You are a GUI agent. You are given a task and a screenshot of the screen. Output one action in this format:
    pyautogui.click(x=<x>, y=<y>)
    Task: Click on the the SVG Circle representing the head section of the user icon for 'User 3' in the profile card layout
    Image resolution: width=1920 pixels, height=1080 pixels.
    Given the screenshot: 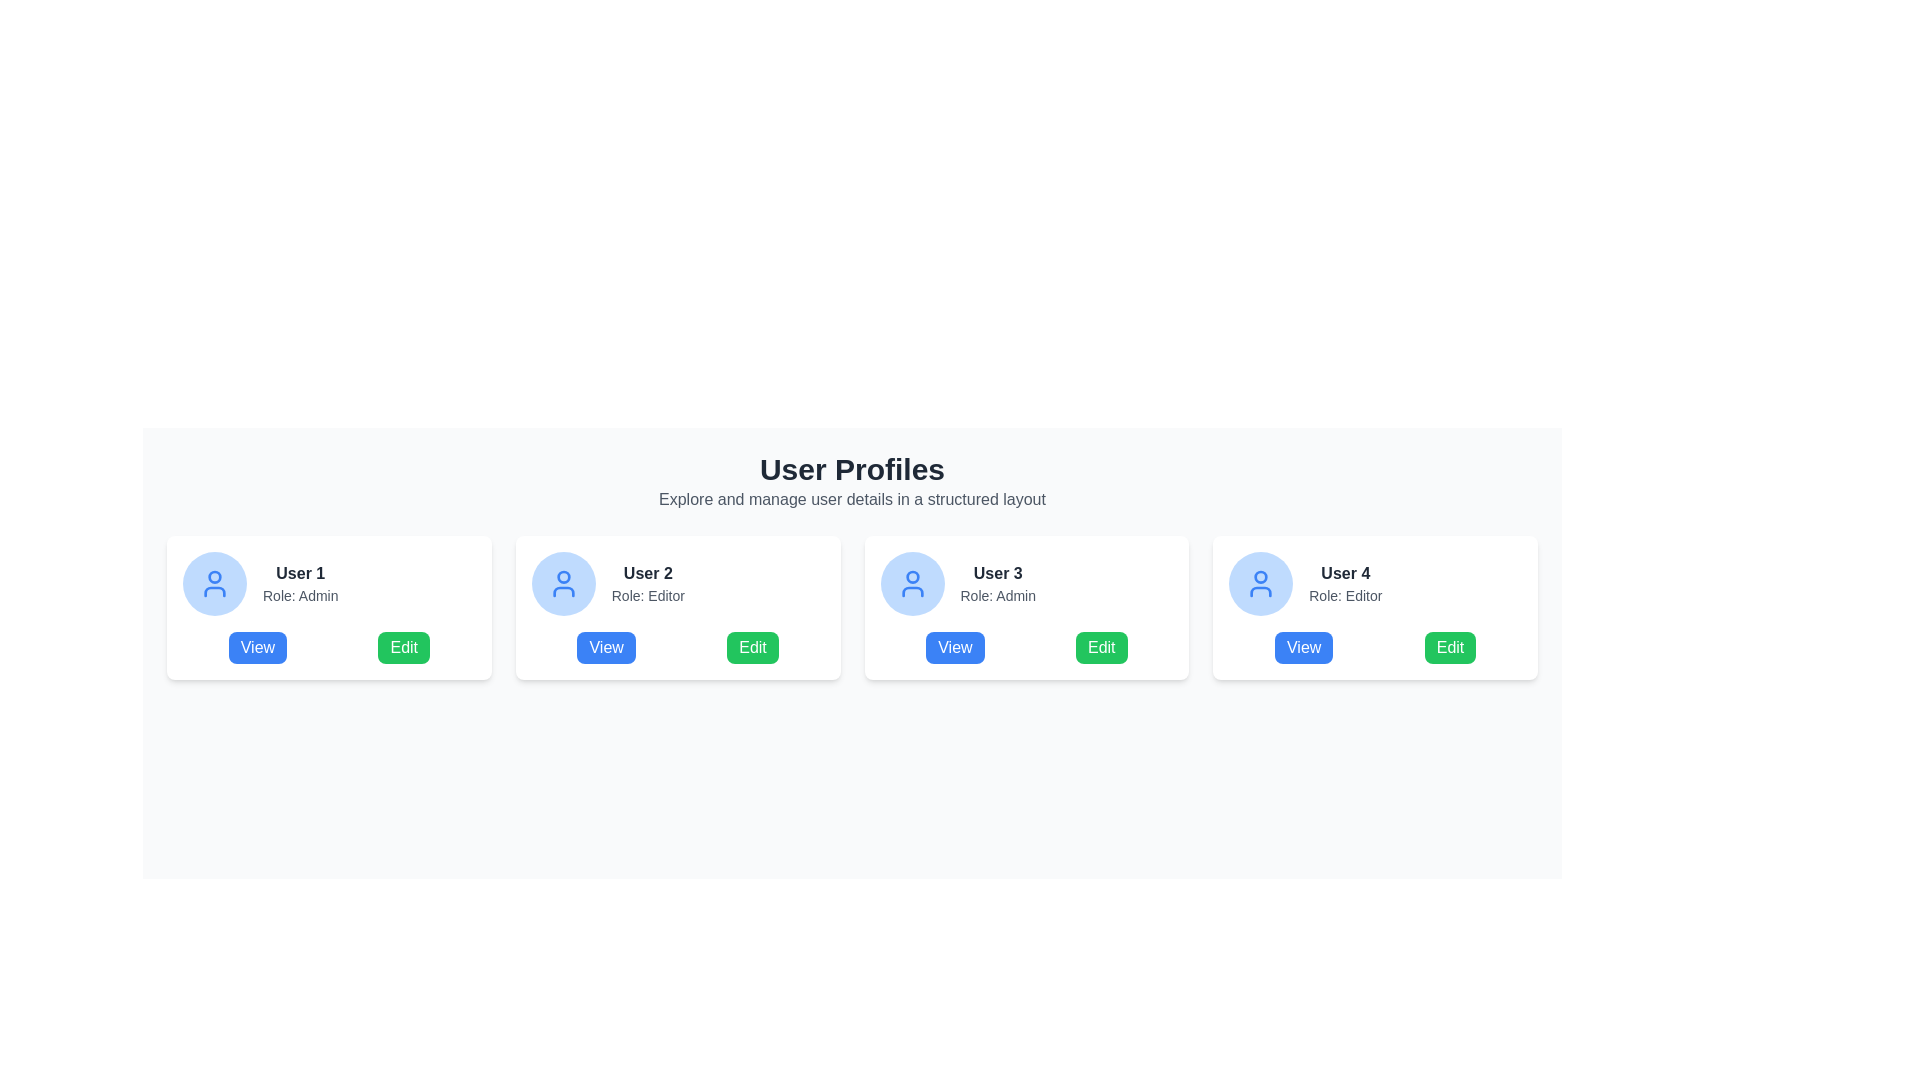 What is the action you would take?
    pyautogui.click(x=911, y=577)
    